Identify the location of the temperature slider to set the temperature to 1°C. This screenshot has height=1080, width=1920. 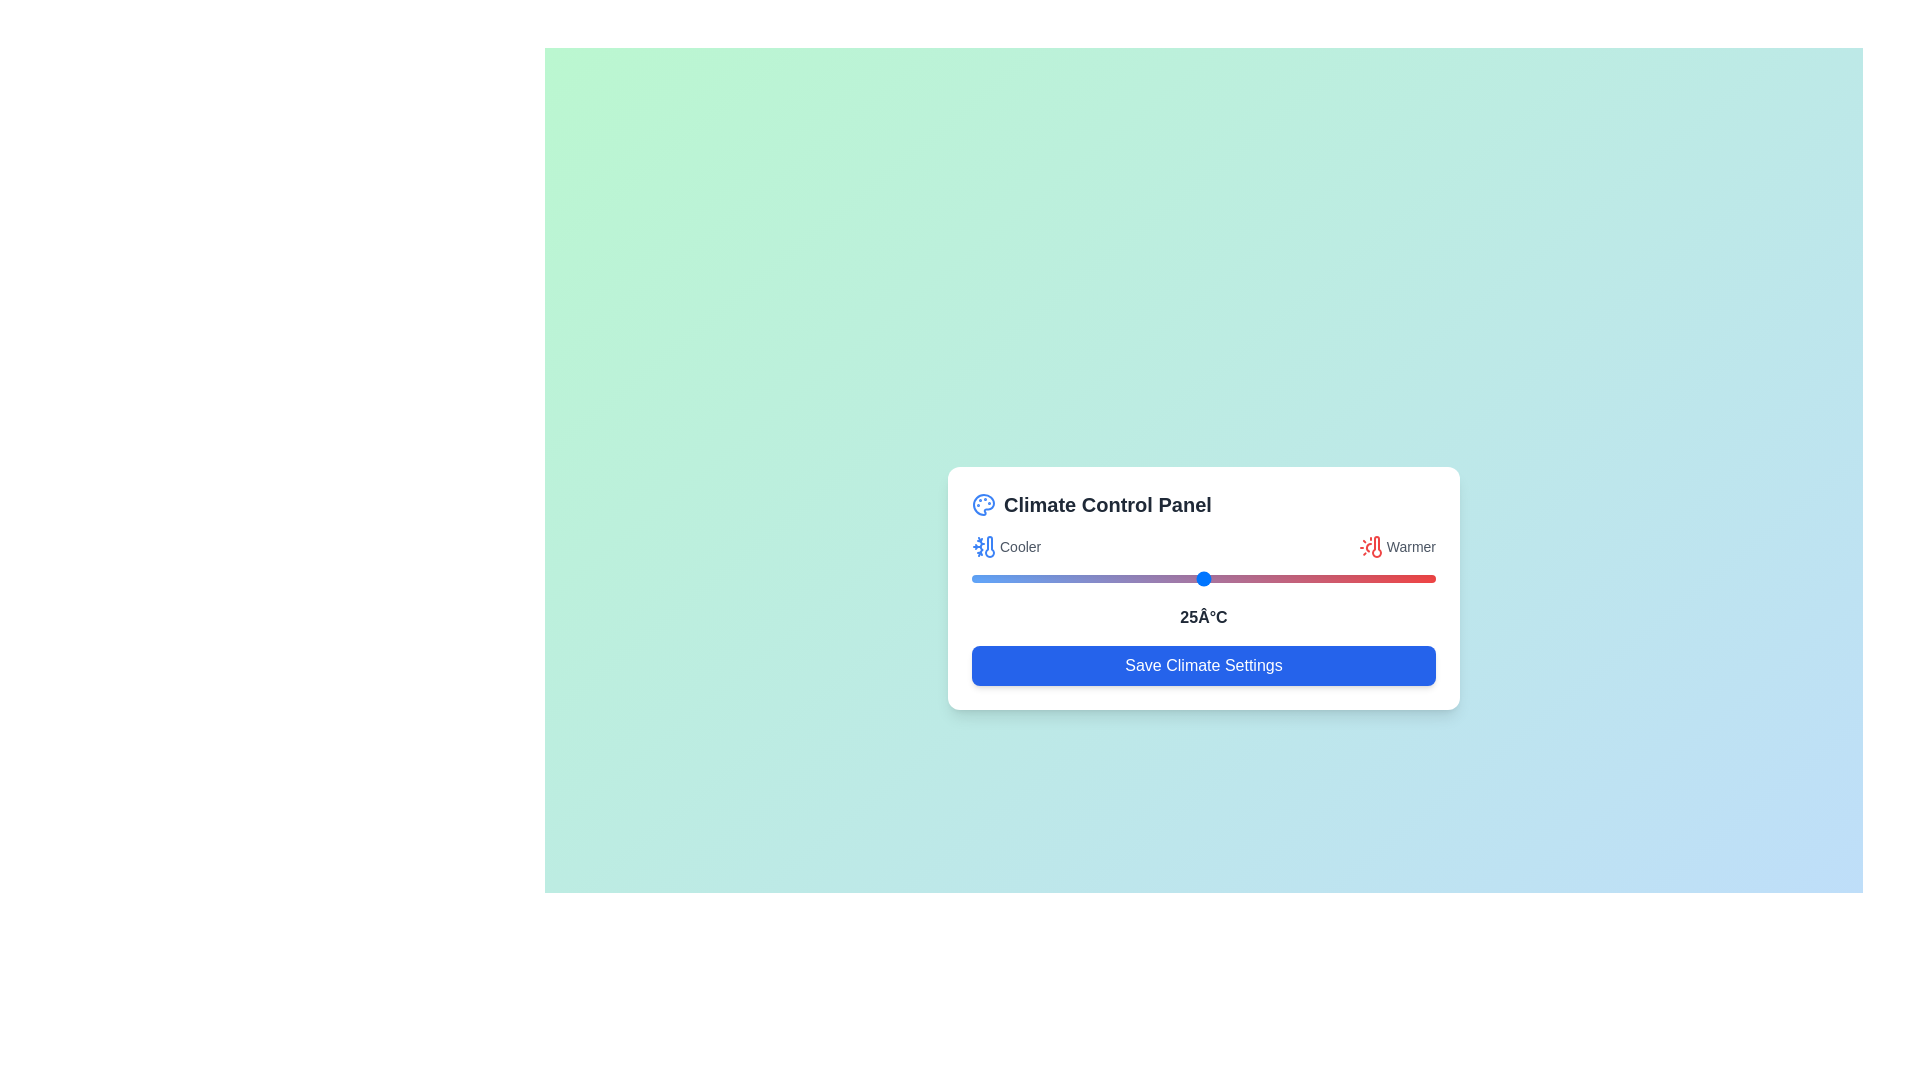
(981, 578).